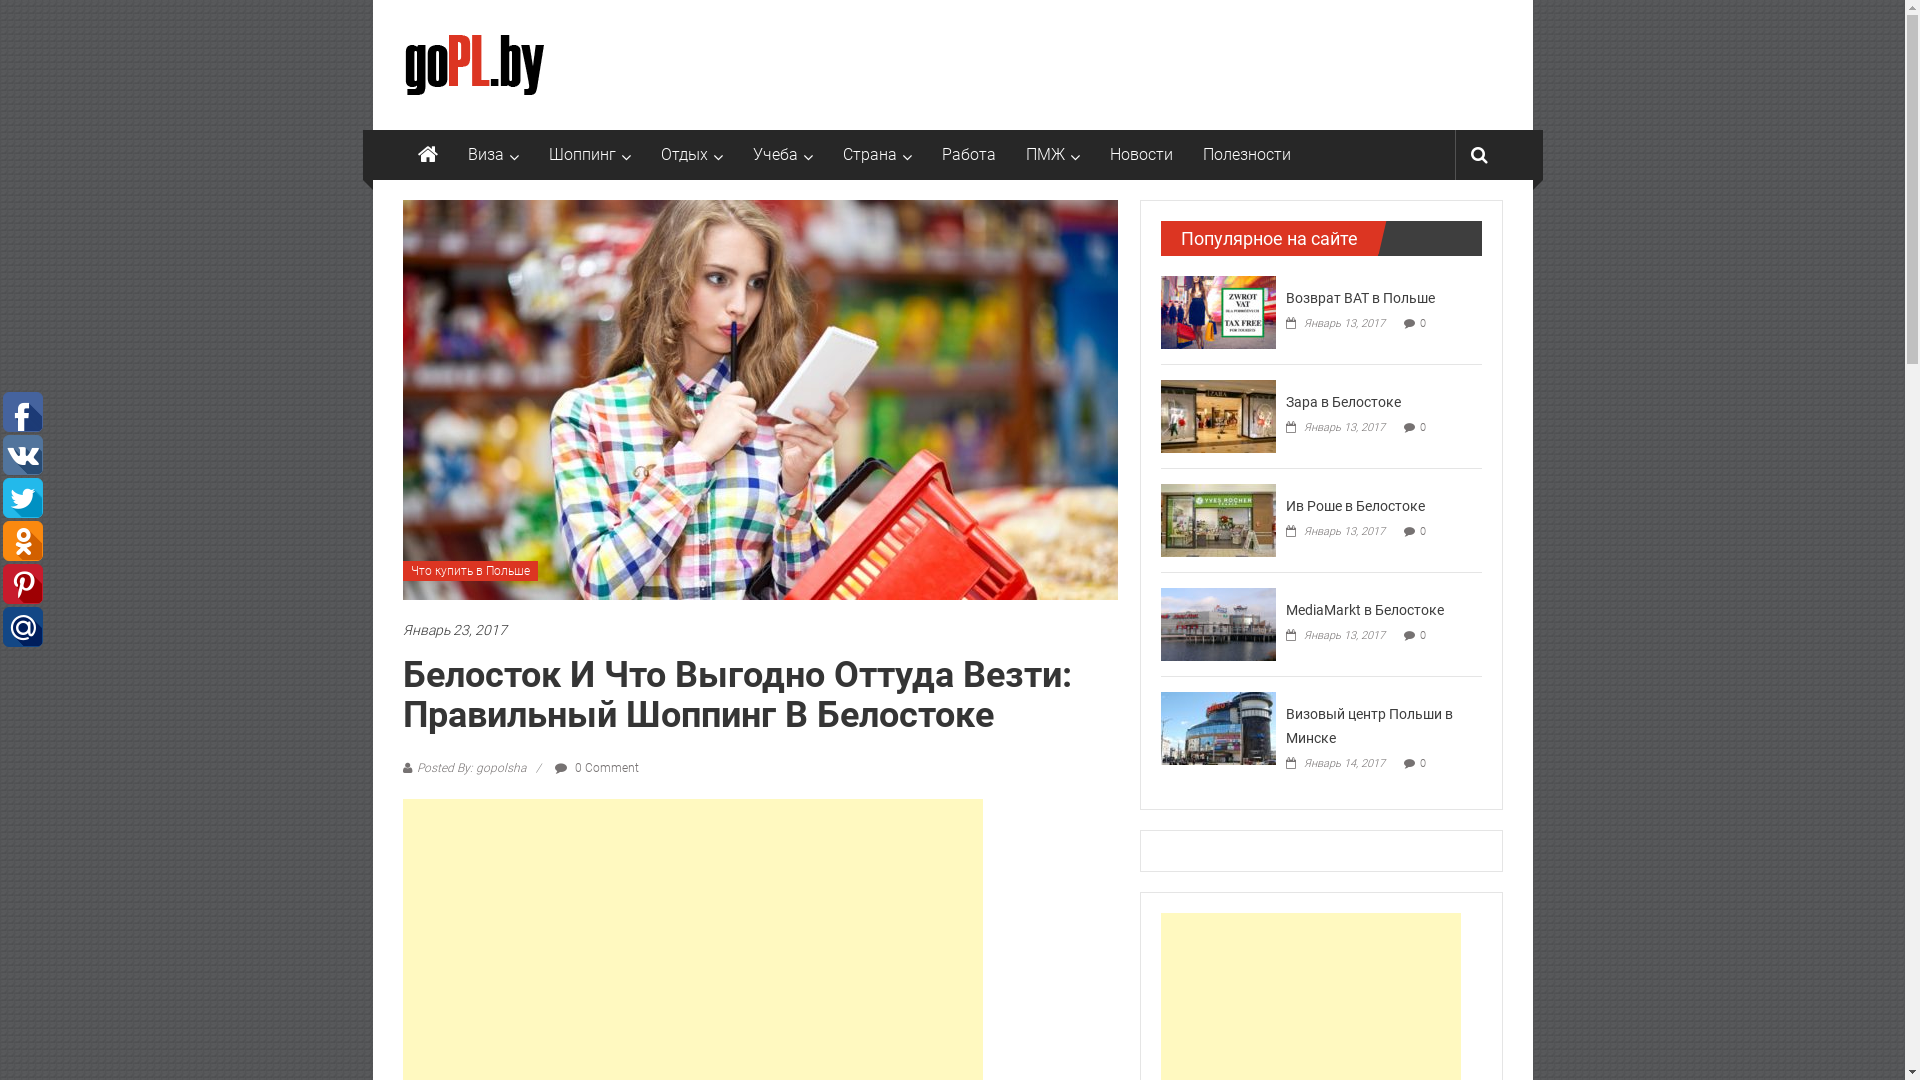 This screenshot has height=1080, width=1920. I want to click on '0', so click(1419, 530).